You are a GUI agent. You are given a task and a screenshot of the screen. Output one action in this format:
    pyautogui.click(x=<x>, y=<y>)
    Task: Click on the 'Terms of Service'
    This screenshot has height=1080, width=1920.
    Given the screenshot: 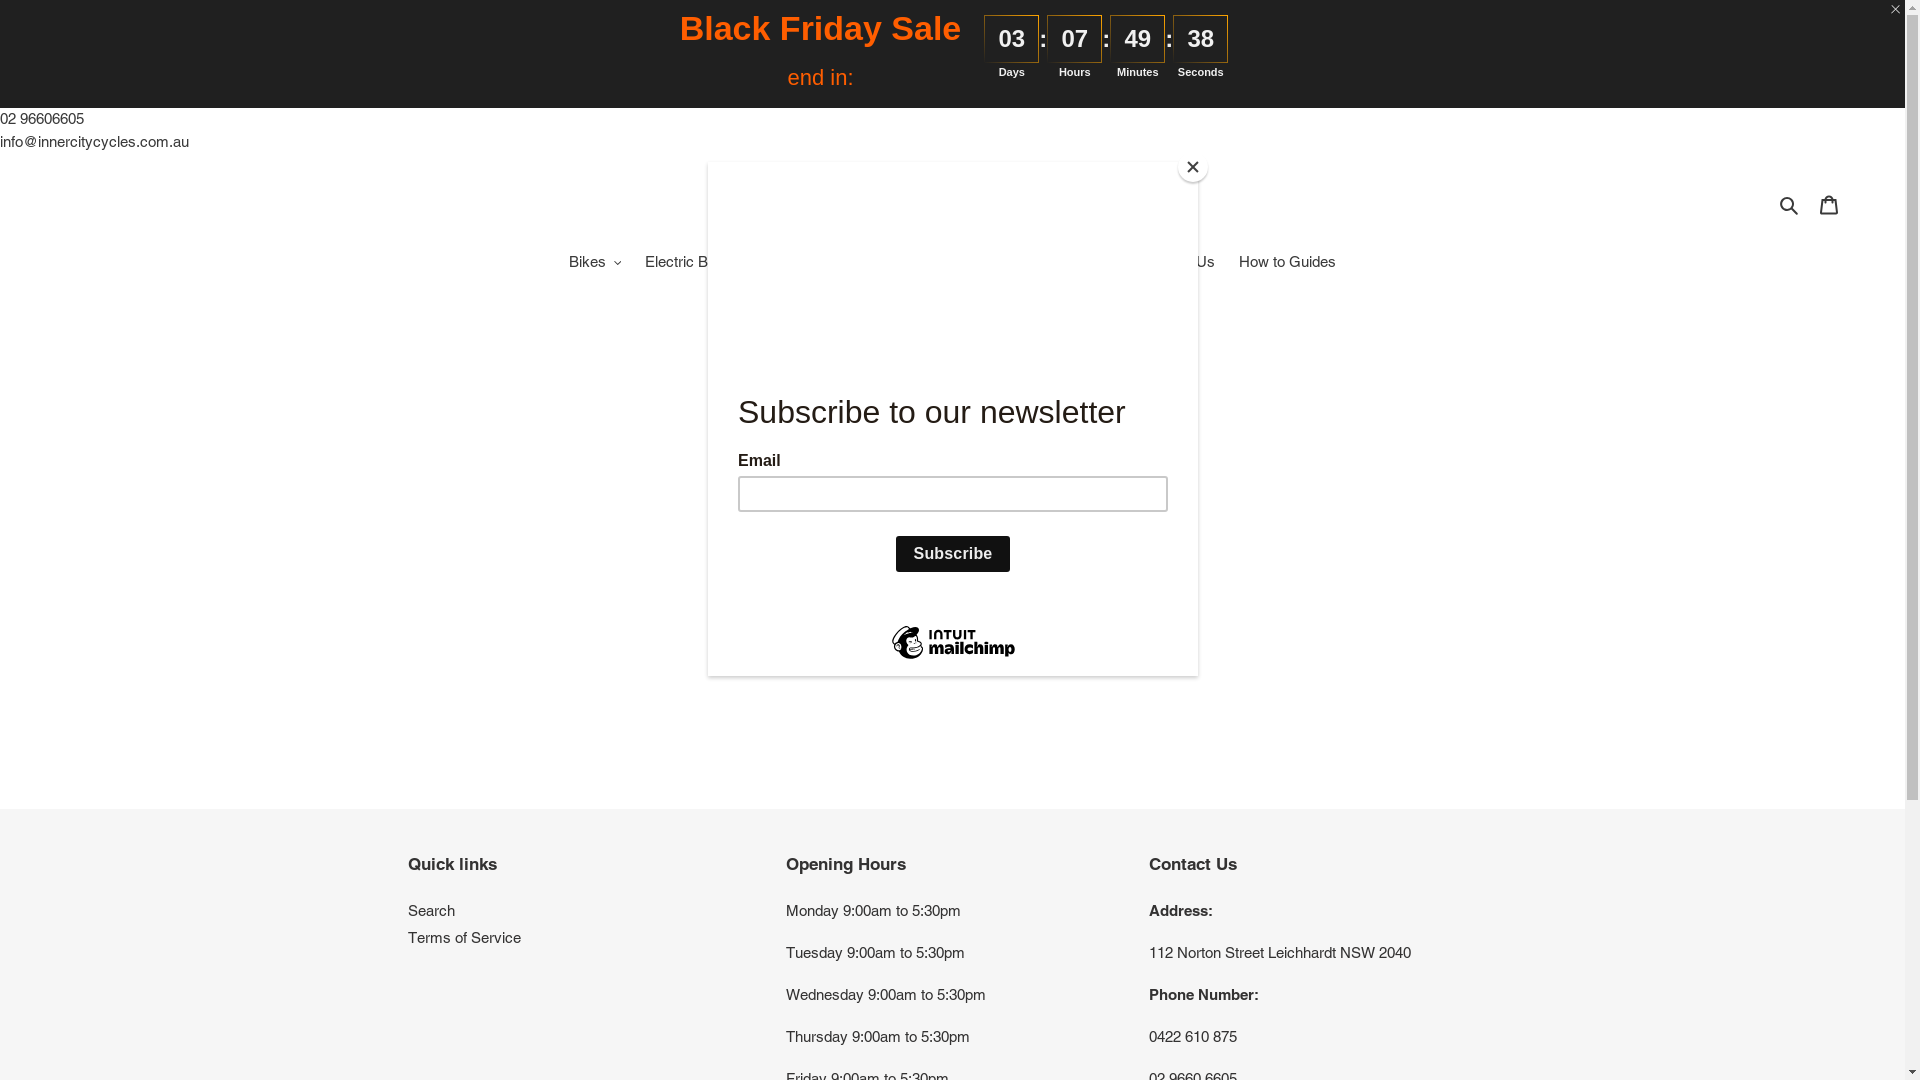 What is the action you would take?
    pyautogui.click(x=463, y=937)
    